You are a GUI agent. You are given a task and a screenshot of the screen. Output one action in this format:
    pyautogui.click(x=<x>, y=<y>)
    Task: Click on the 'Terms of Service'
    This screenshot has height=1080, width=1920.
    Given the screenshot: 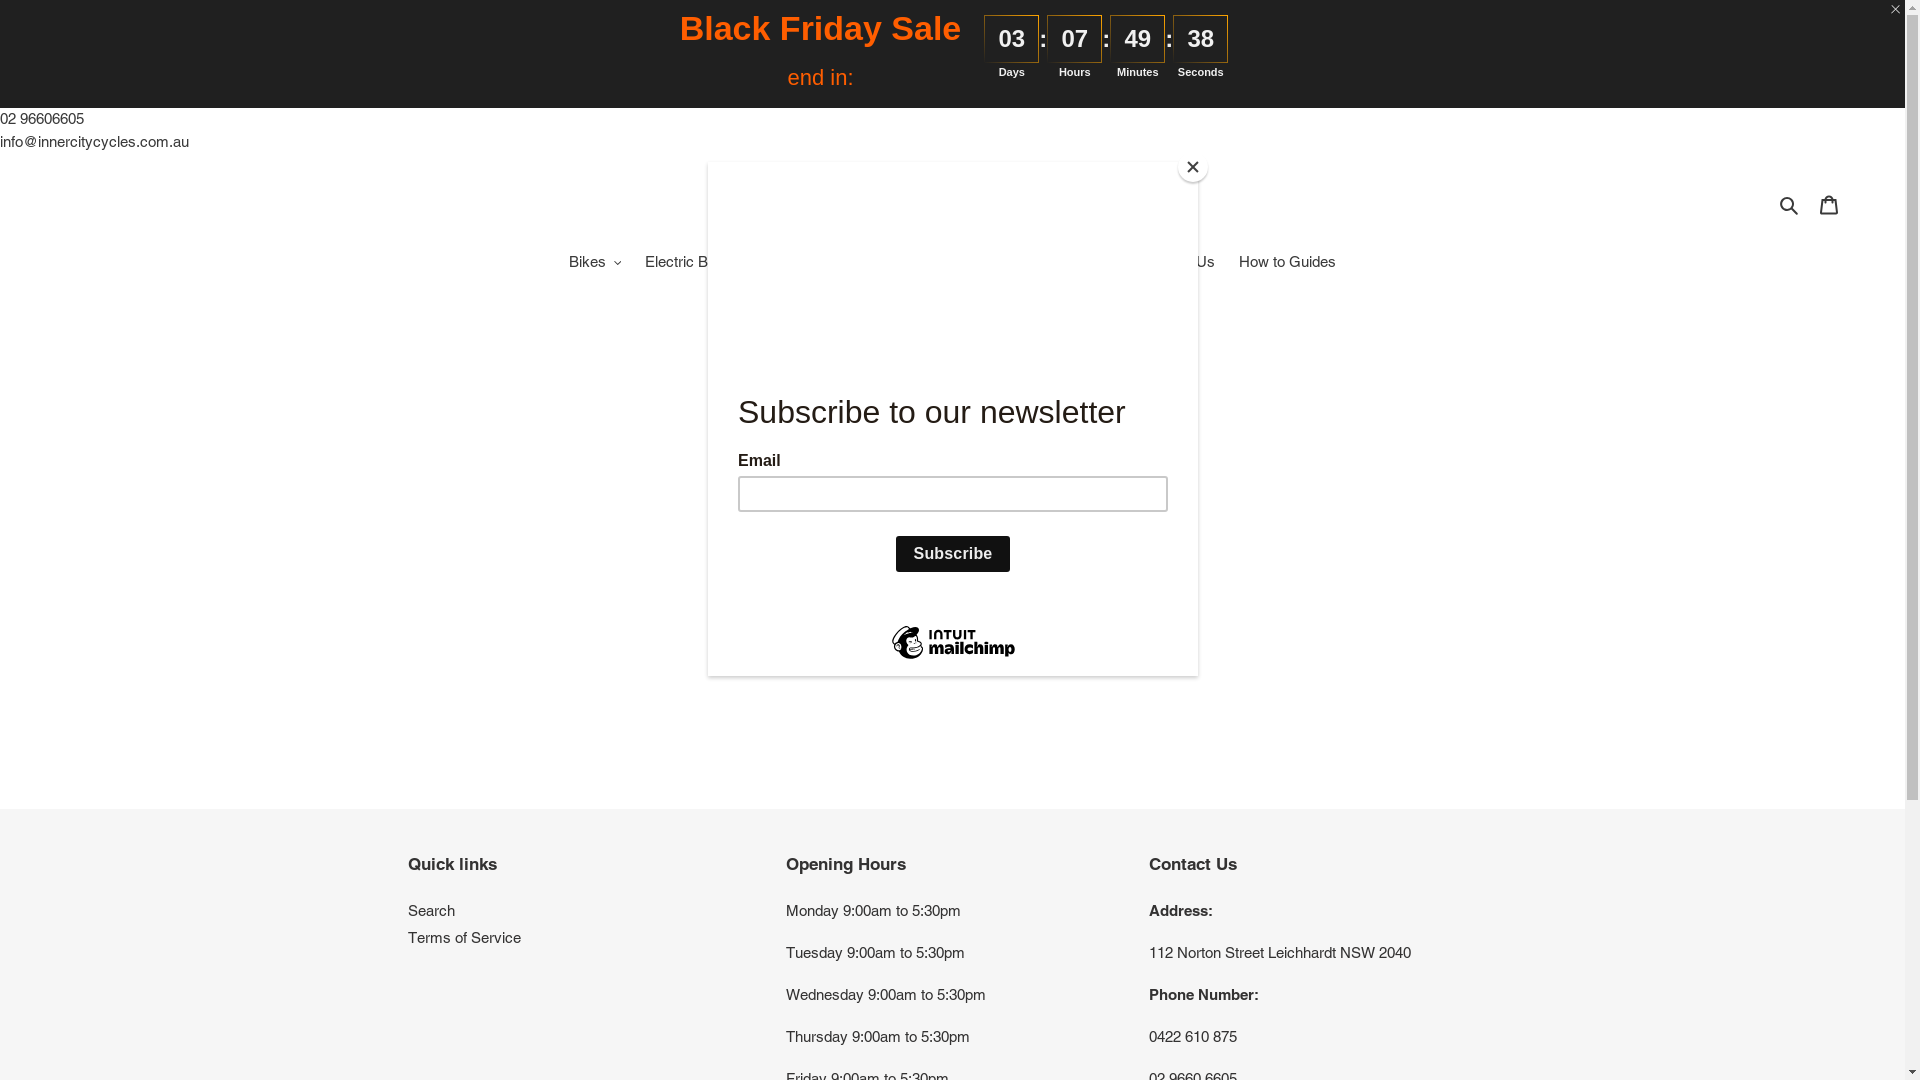 What is the action you would take?
    pyautogui.click(x=463, y=937)
    